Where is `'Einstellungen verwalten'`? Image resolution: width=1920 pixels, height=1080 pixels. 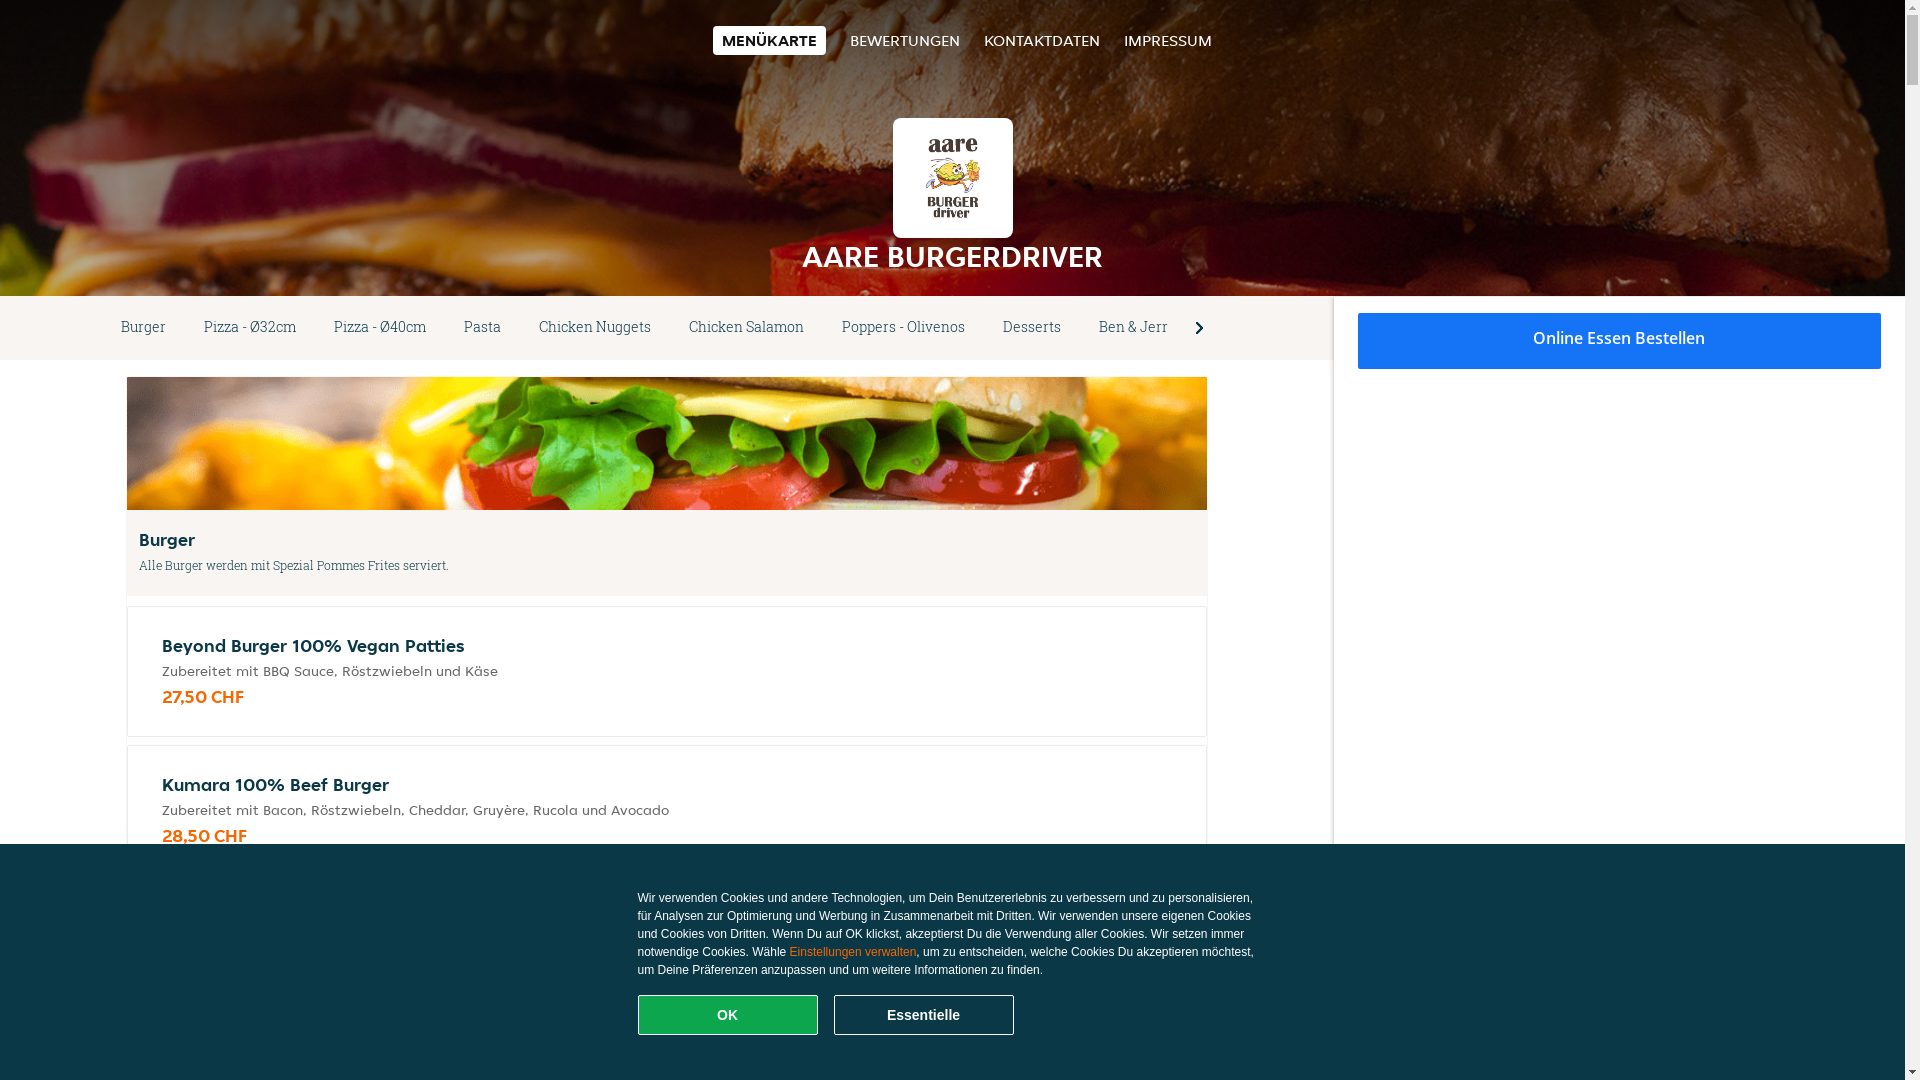 'Einstellungen verwalten' is located at coordinates (853, 951).